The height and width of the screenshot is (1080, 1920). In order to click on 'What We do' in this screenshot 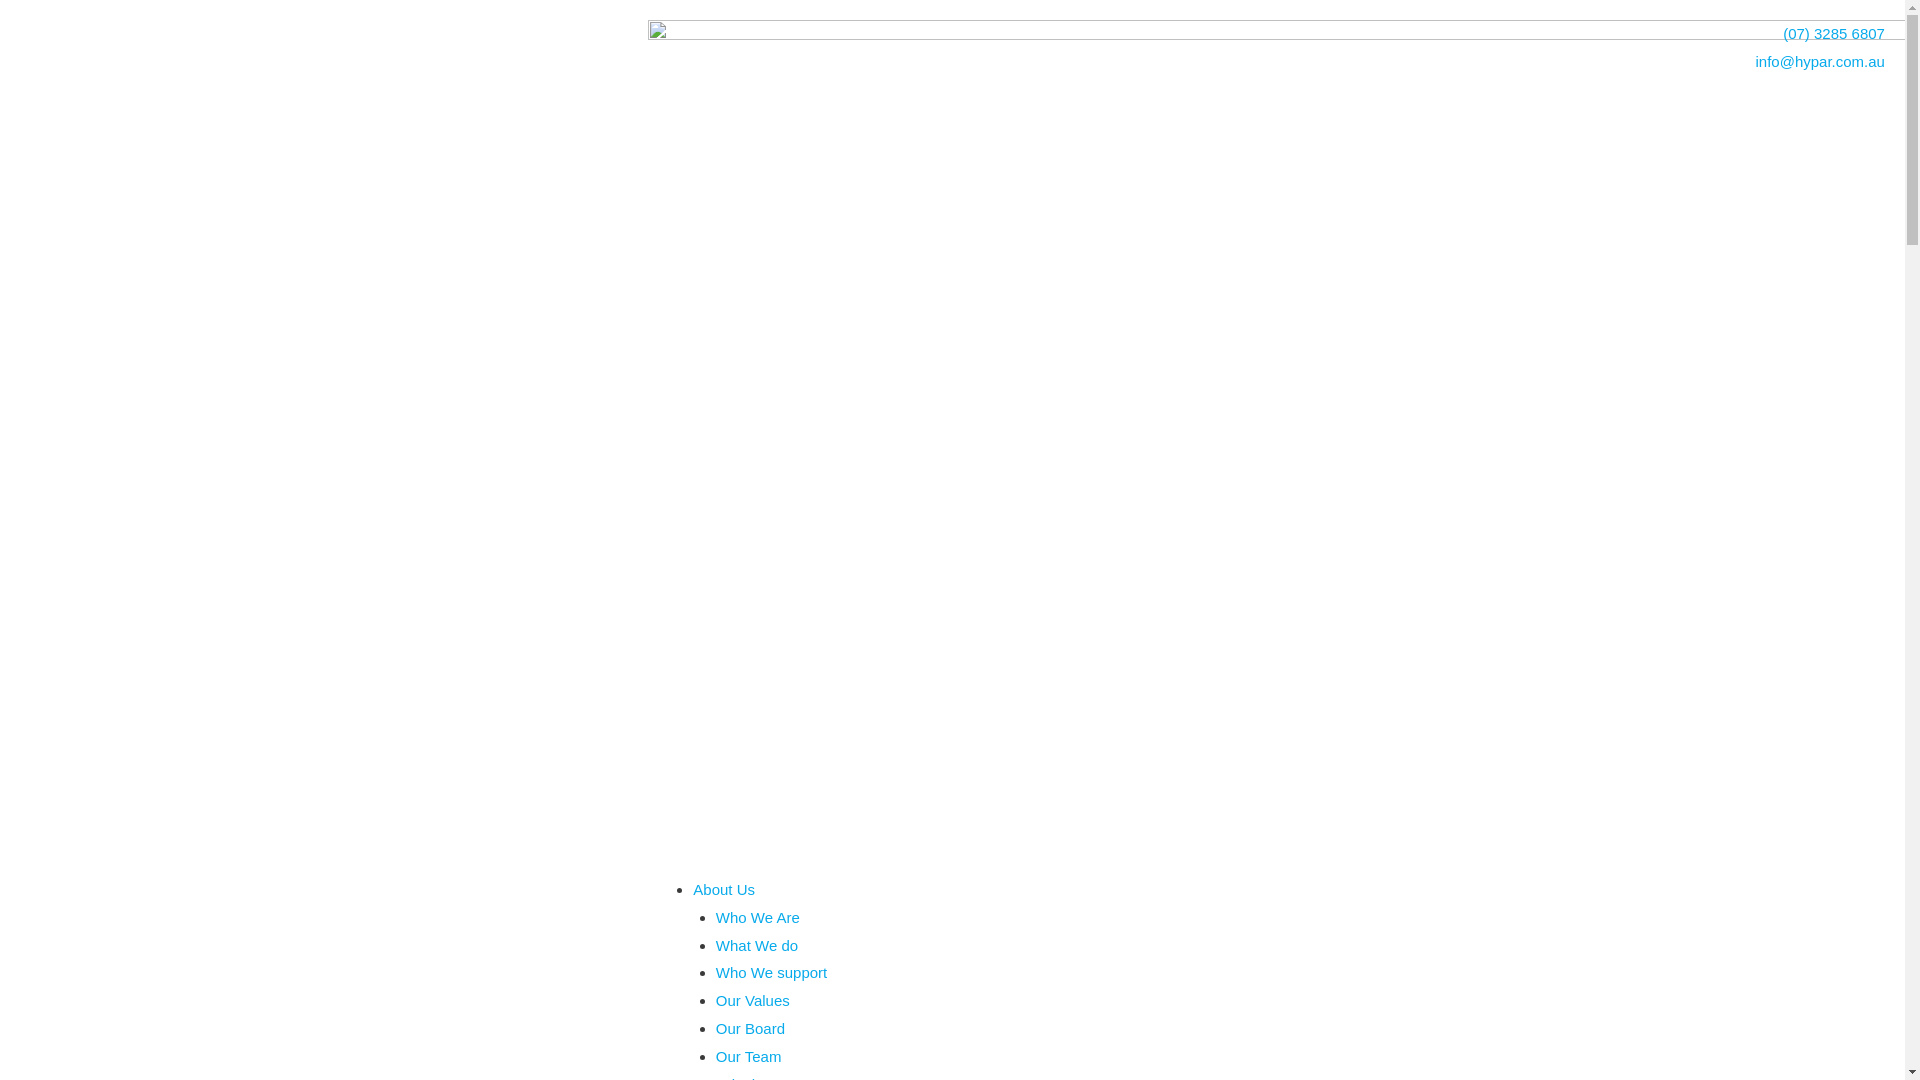, I will do `click(756, 945)`.